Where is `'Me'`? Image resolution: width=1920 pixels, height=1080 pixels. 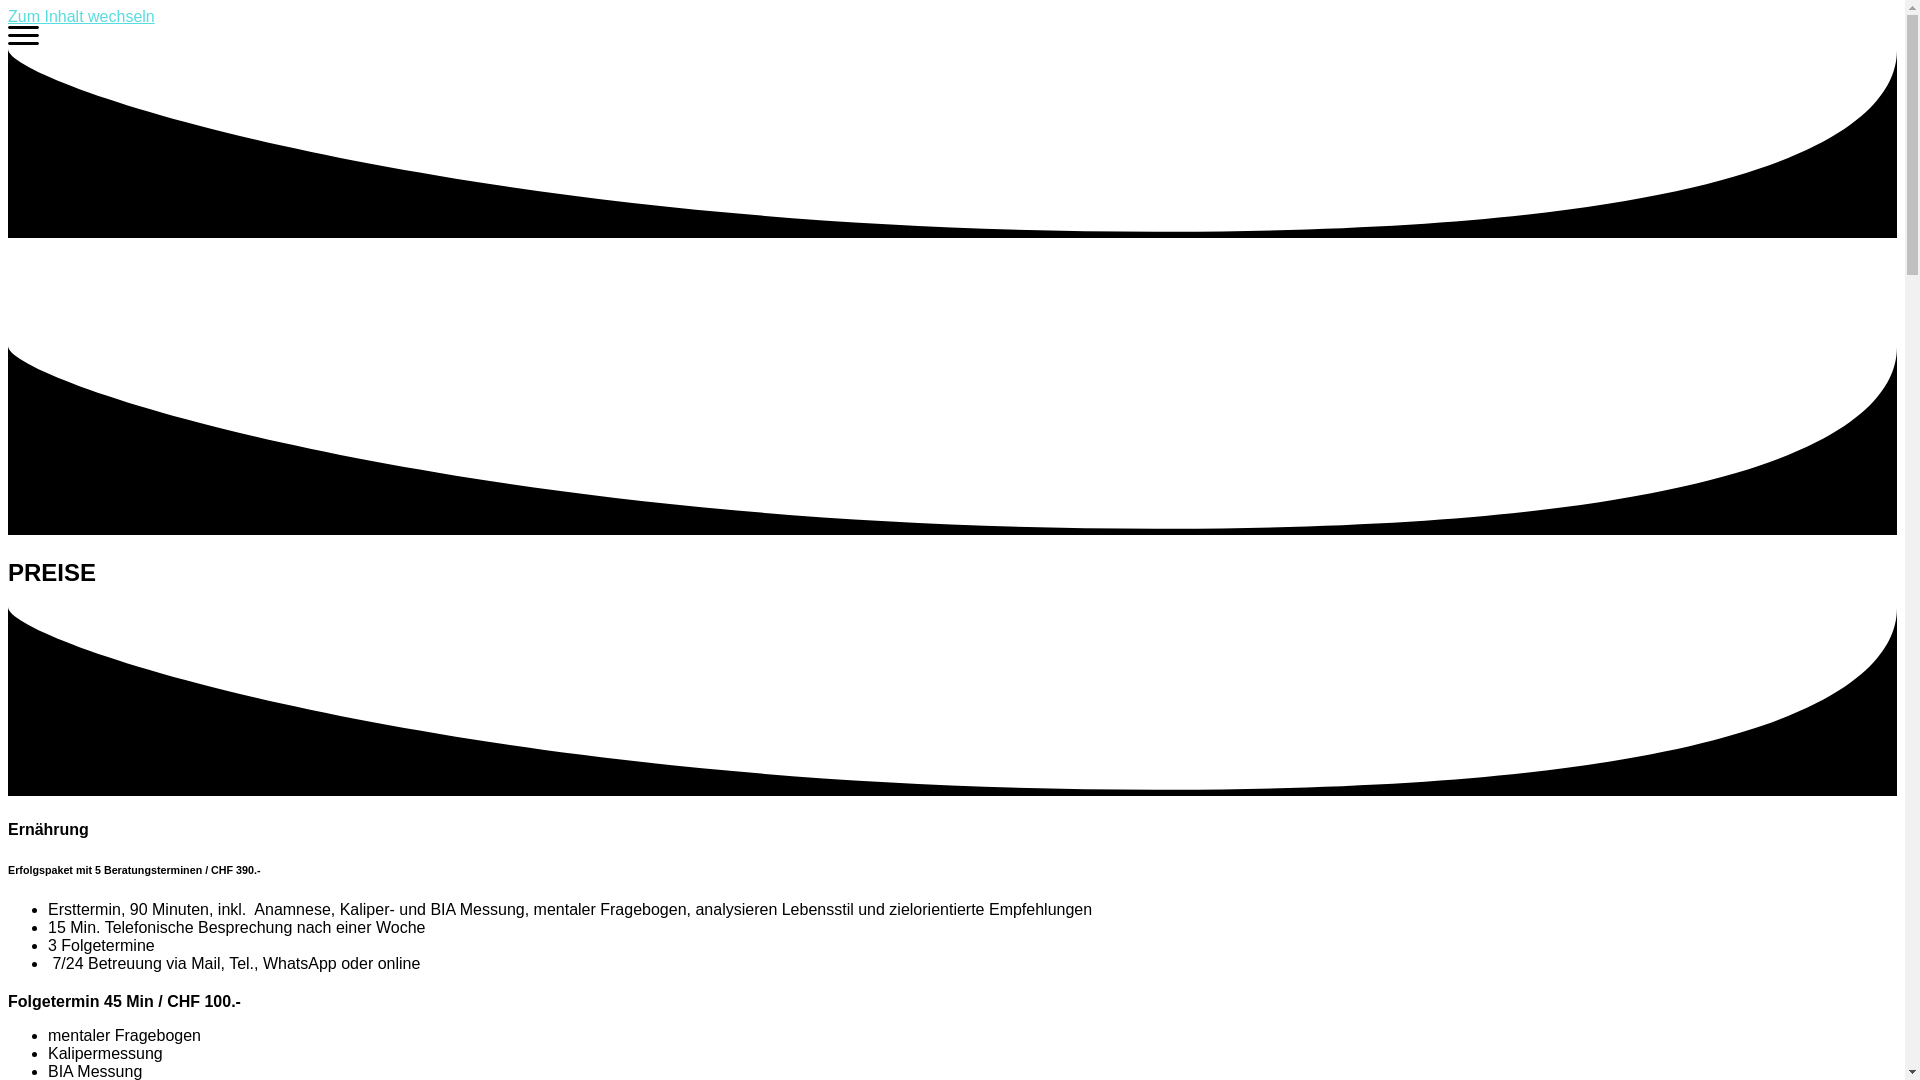
'Me' is located at coordinates (23, 39).